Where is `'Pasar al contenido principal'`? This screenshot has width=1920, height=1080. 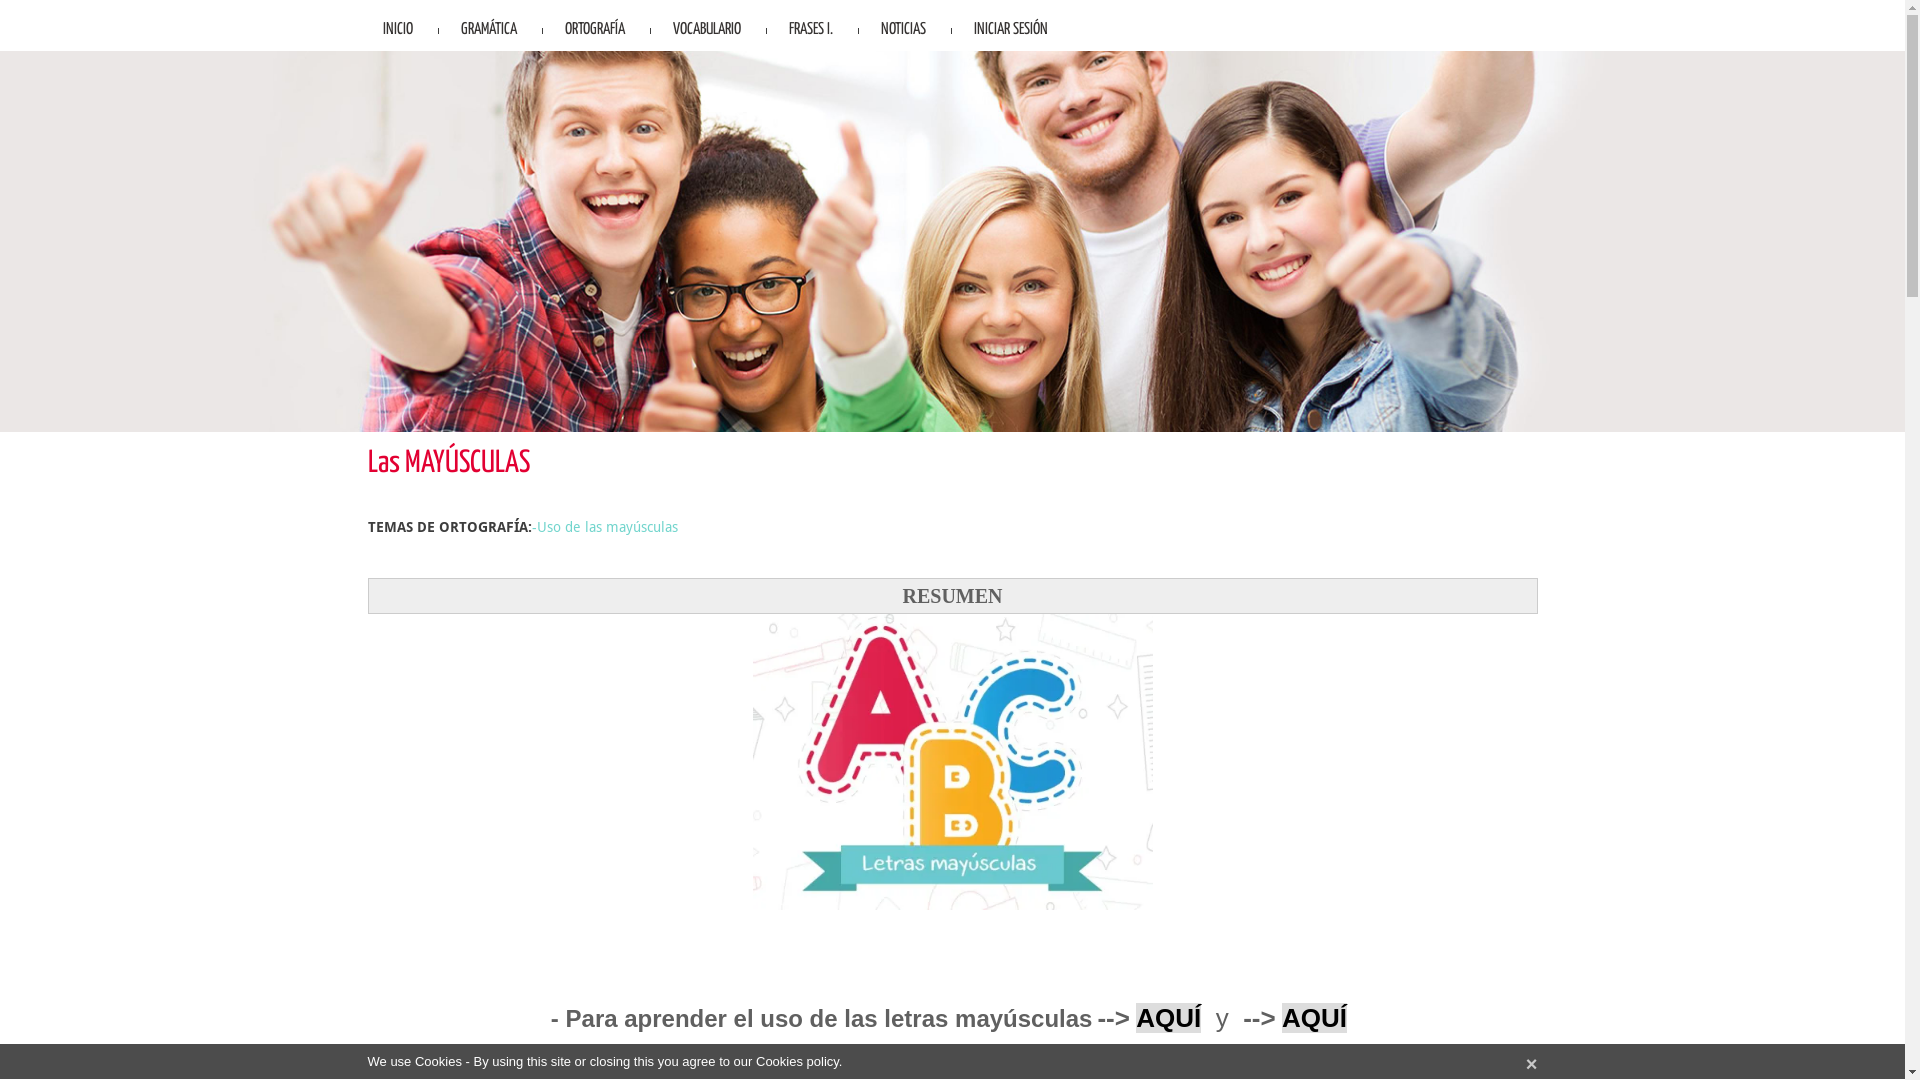 'Pasar al contenido principal' is located at coordinates (86, 0).